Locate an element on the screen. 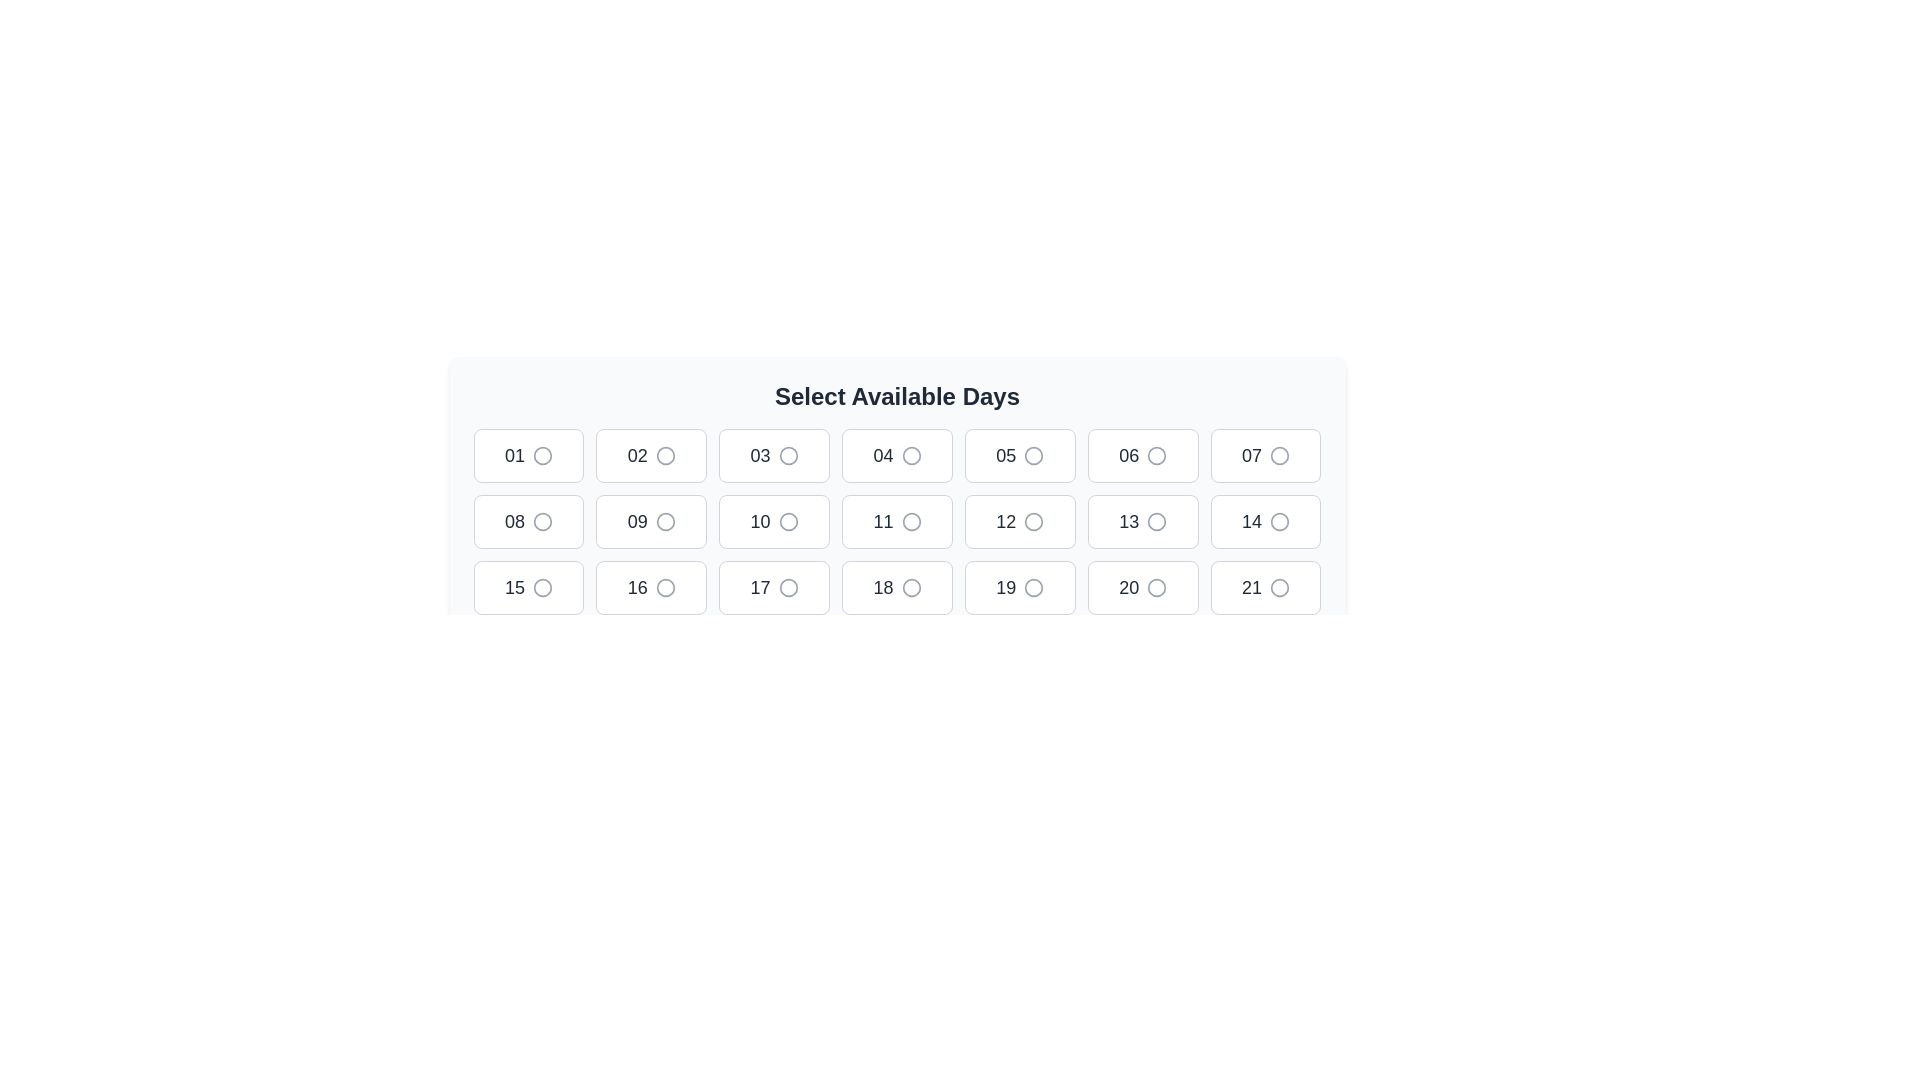  the circular selection indicator (radio button) labeled '03' is located at coordinates (787, 455).